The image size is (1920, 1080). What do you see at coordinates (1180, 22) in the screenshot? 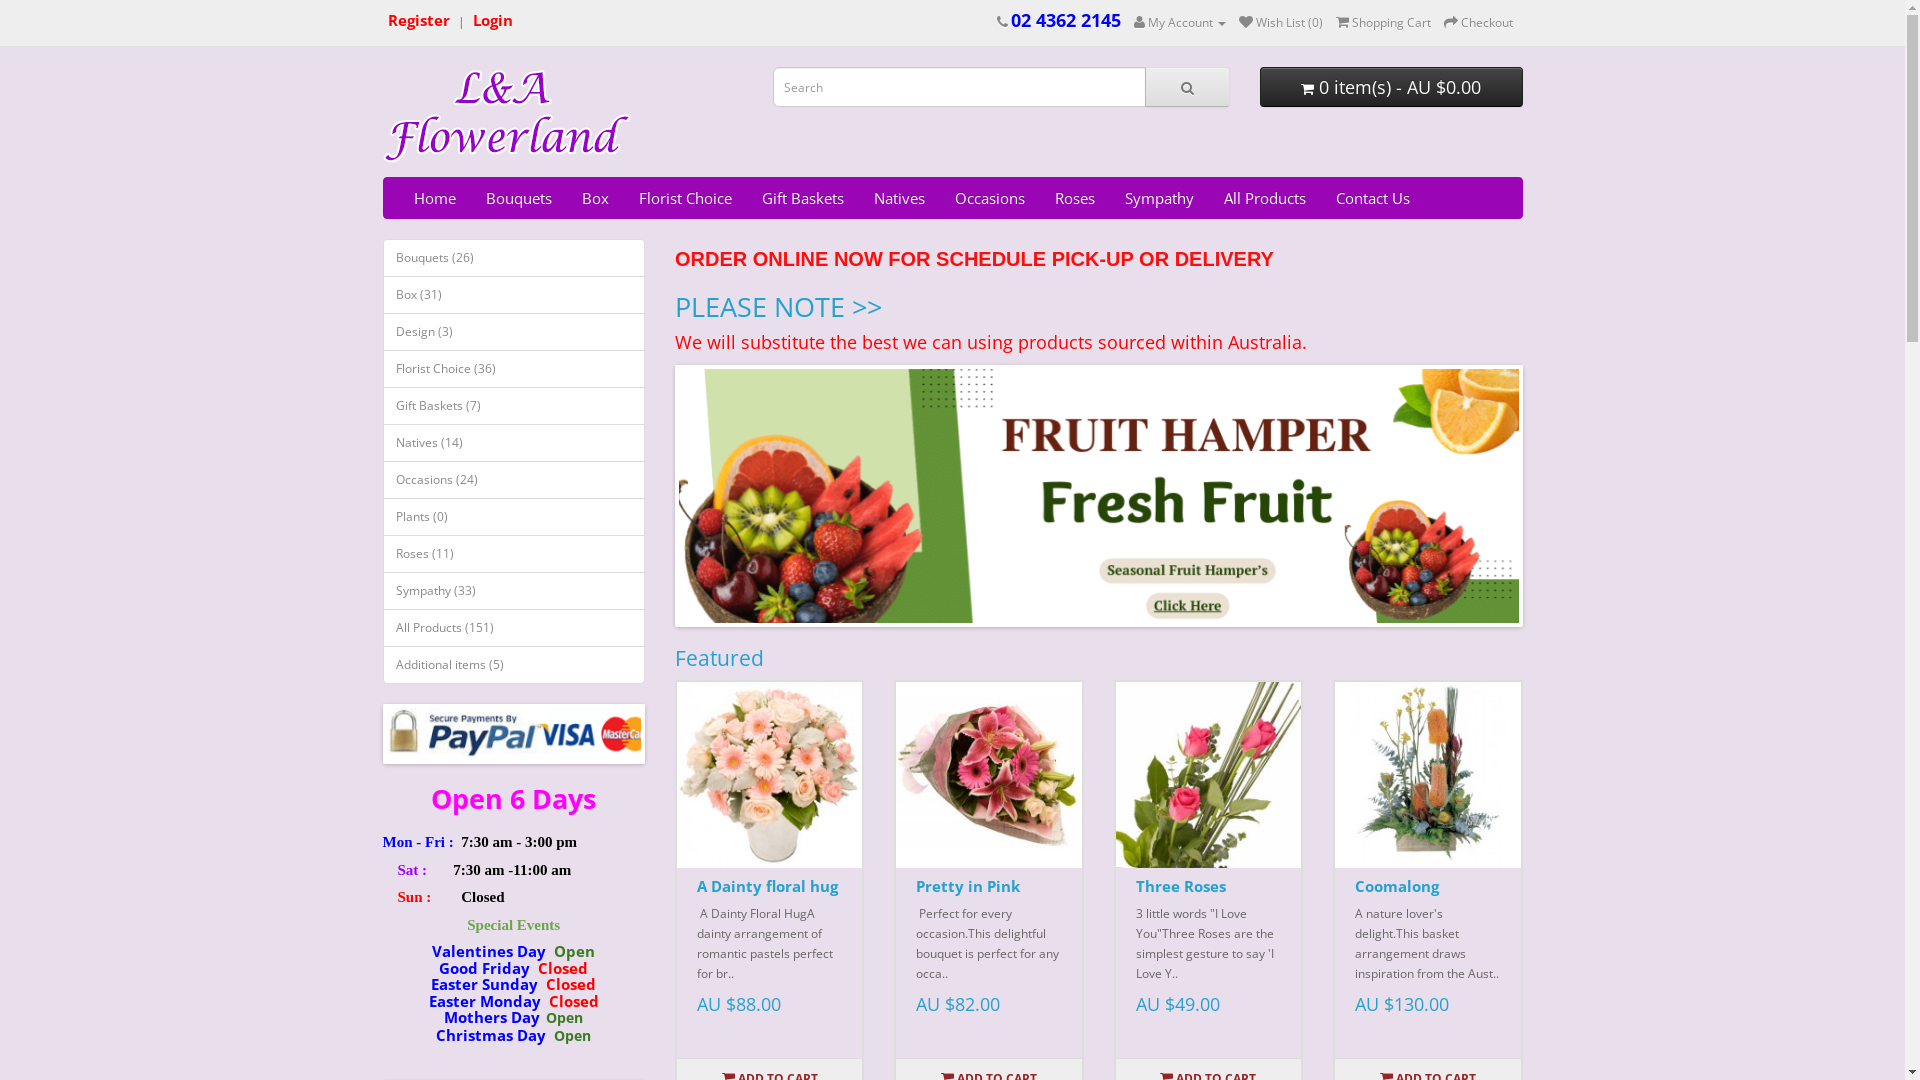
I see `'My Account'` at bounding box center [1180, 22].